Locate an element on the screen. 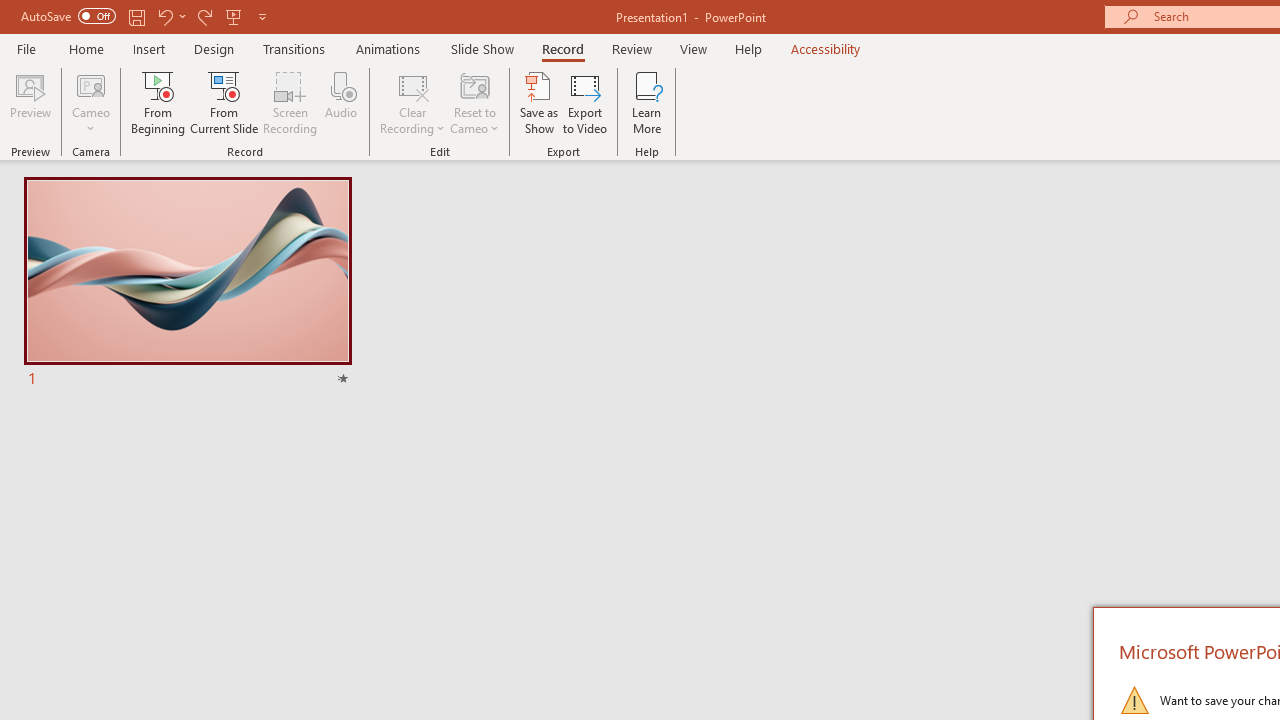 The width and height of the screenshot is (1280, 720). 'From Current Slide...' is located at coordinates (224, 103).